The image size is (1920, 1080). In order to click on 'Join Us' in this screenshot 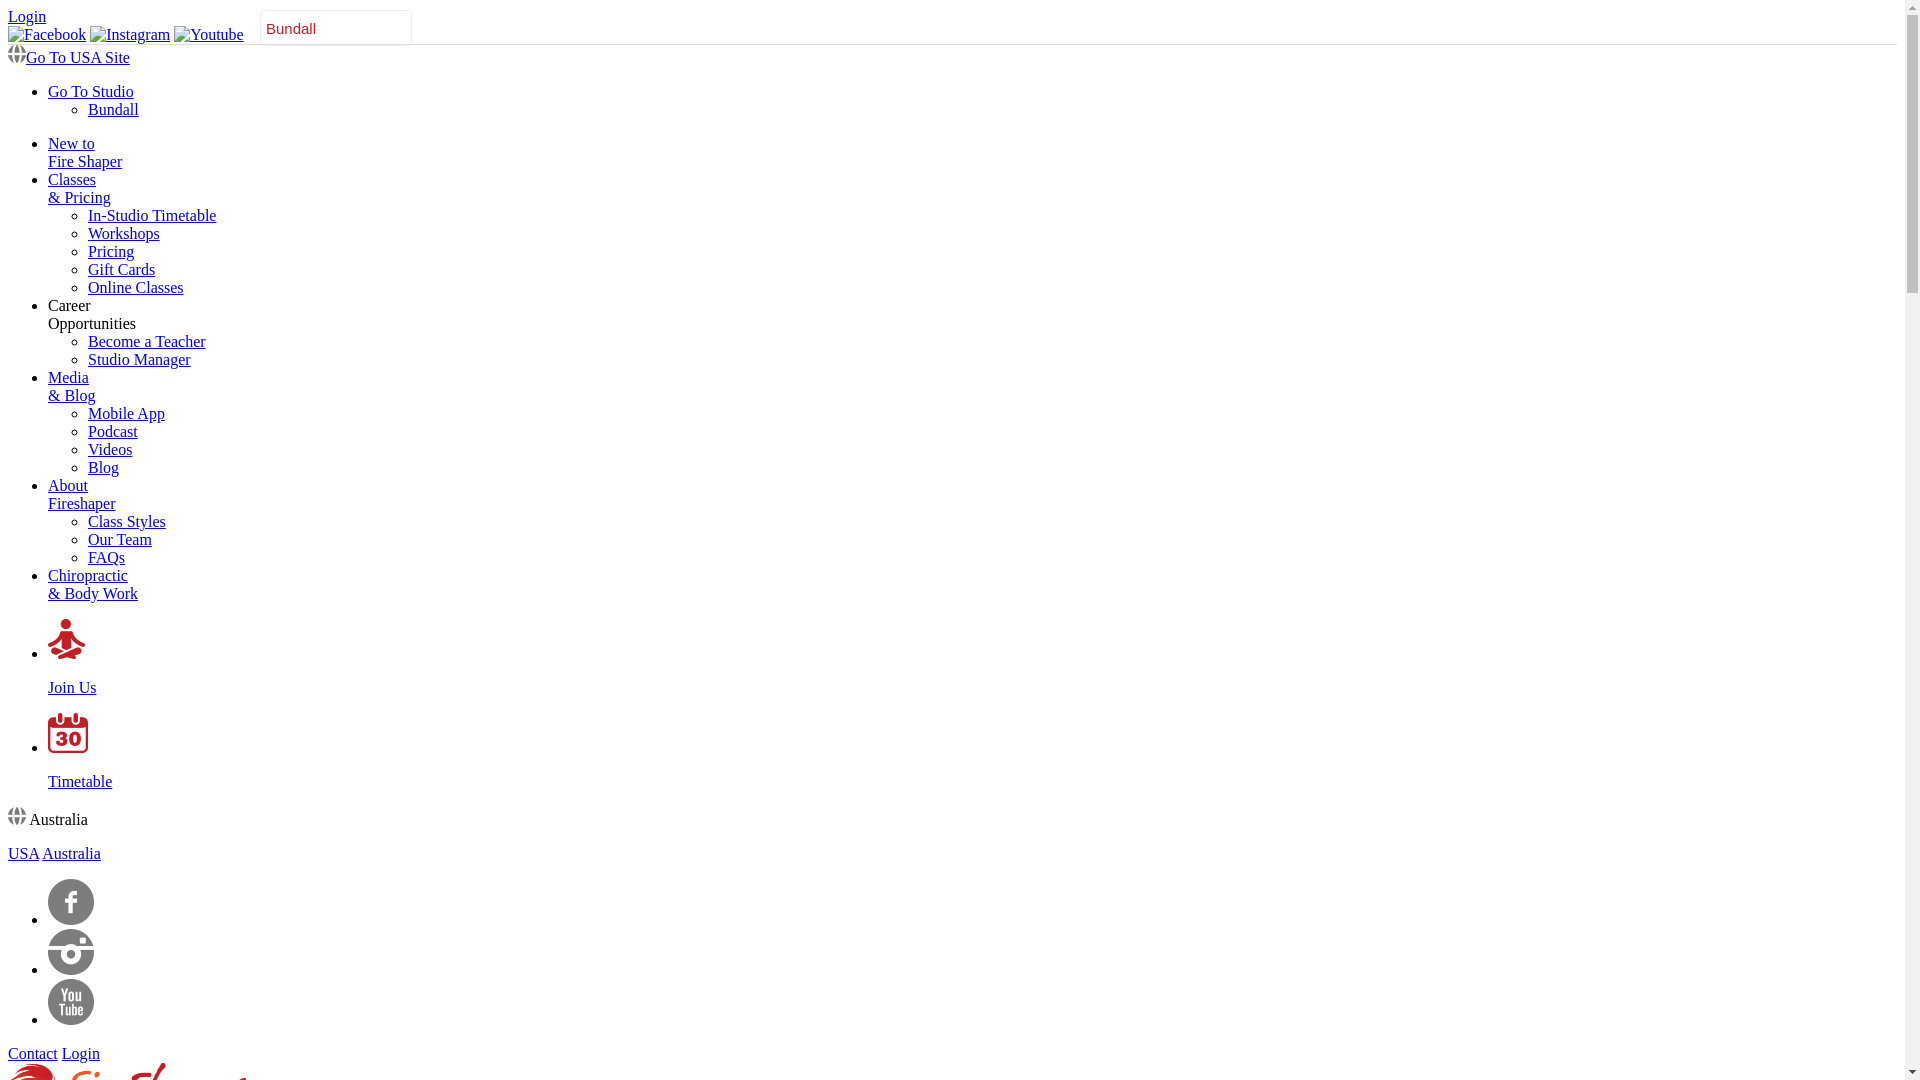, I will do `click(48, 671)`.